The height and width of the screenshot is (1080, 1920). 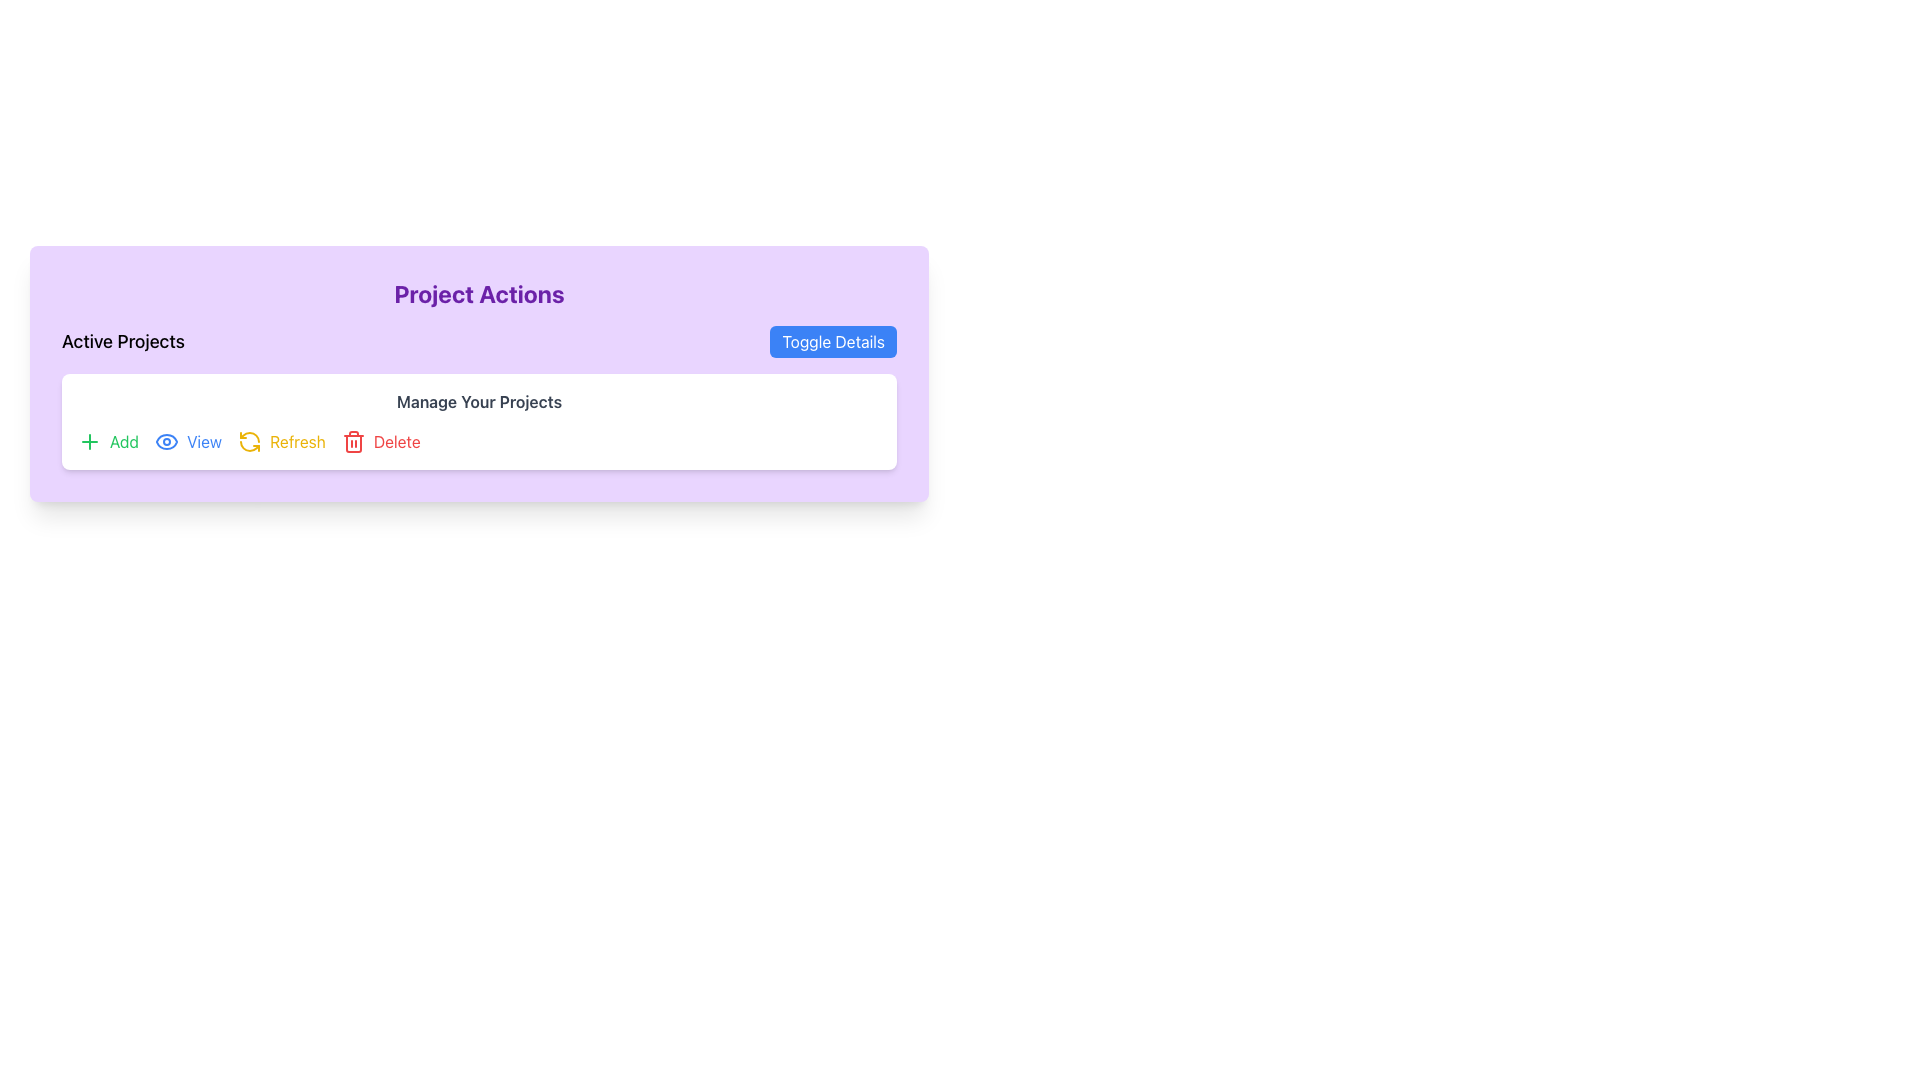 I want to click on the green plus sign icon located to the left of the 'Add' button, which is the first button in the sequence of buttons including 'View', 'Refresh', and 'Delete', so click(x=89, y=441).